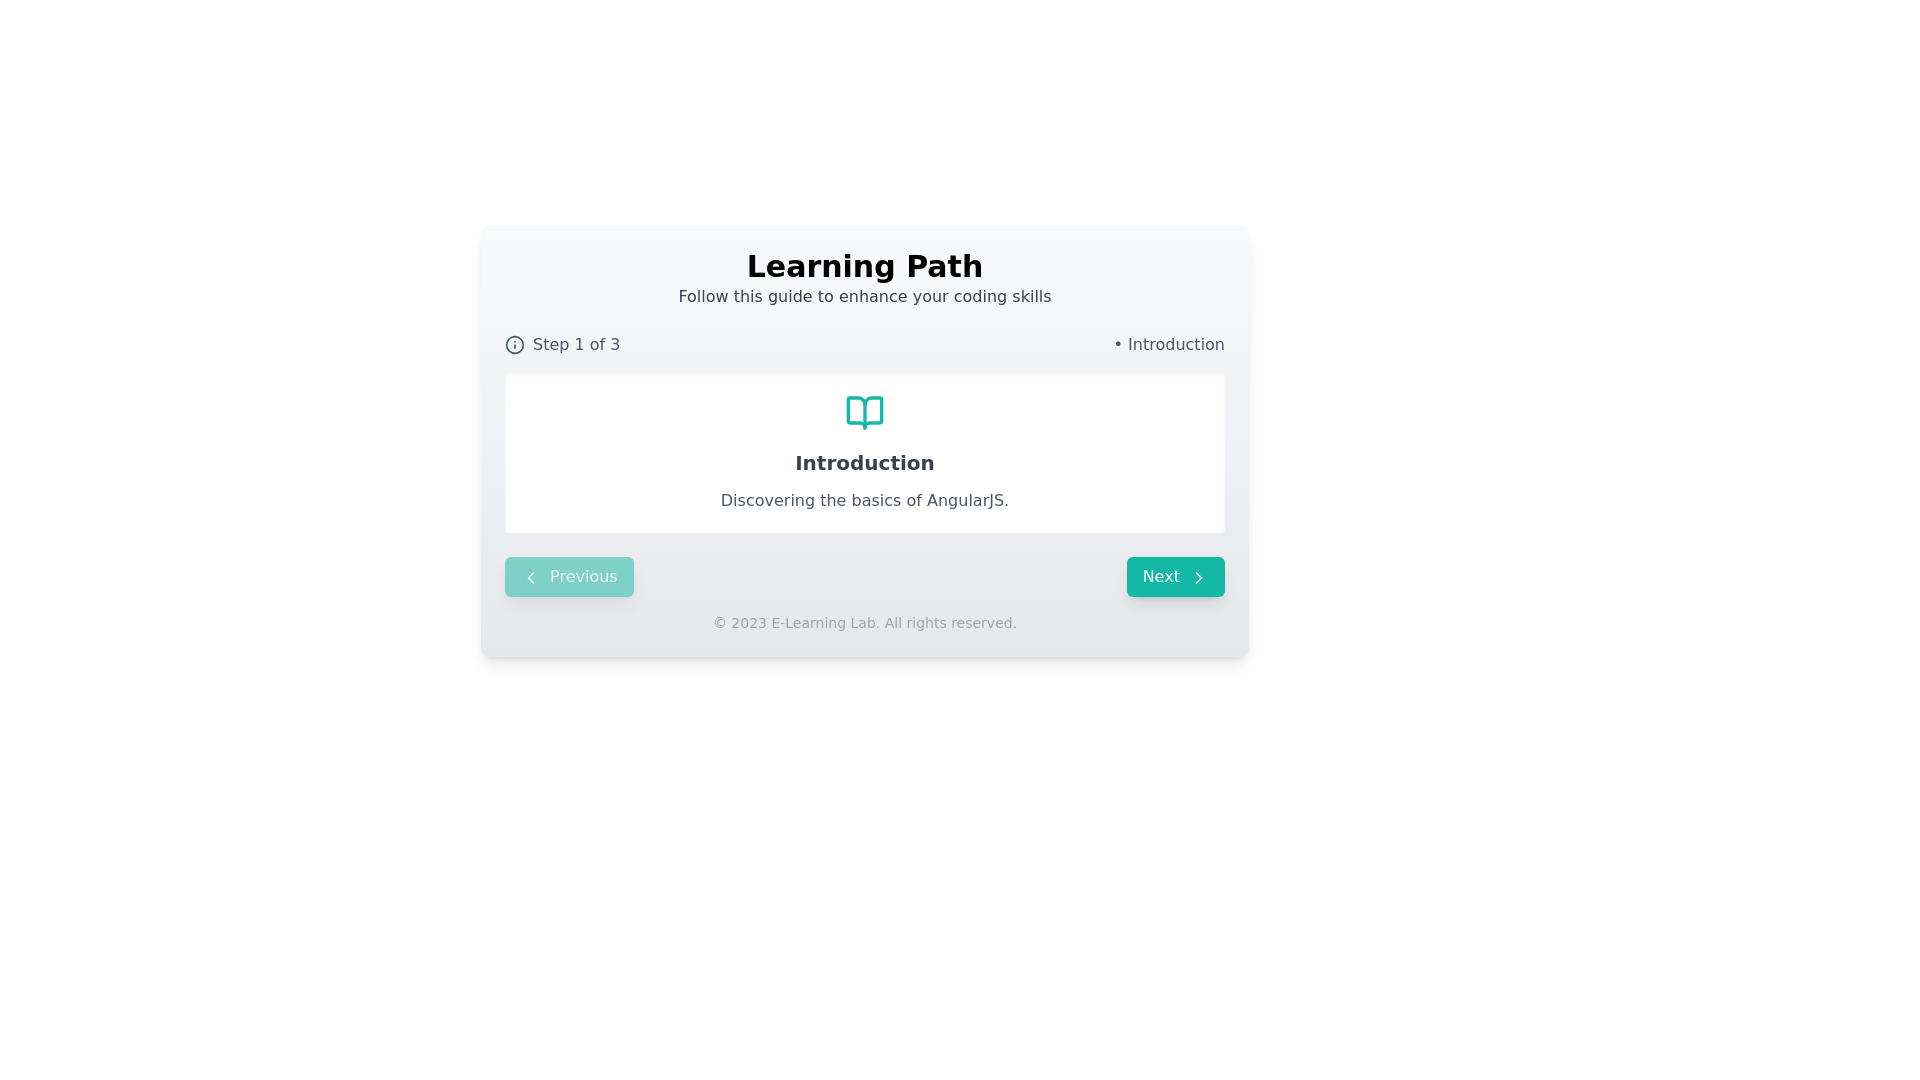 The image size is (1920, 1080). What do you see at coordinates (1169, 343) in the screenshot?
I see `the static text label that indicates the current section or step's title, located to the right of 'Step 1 of 3'` at bounding box center [1169, 343].